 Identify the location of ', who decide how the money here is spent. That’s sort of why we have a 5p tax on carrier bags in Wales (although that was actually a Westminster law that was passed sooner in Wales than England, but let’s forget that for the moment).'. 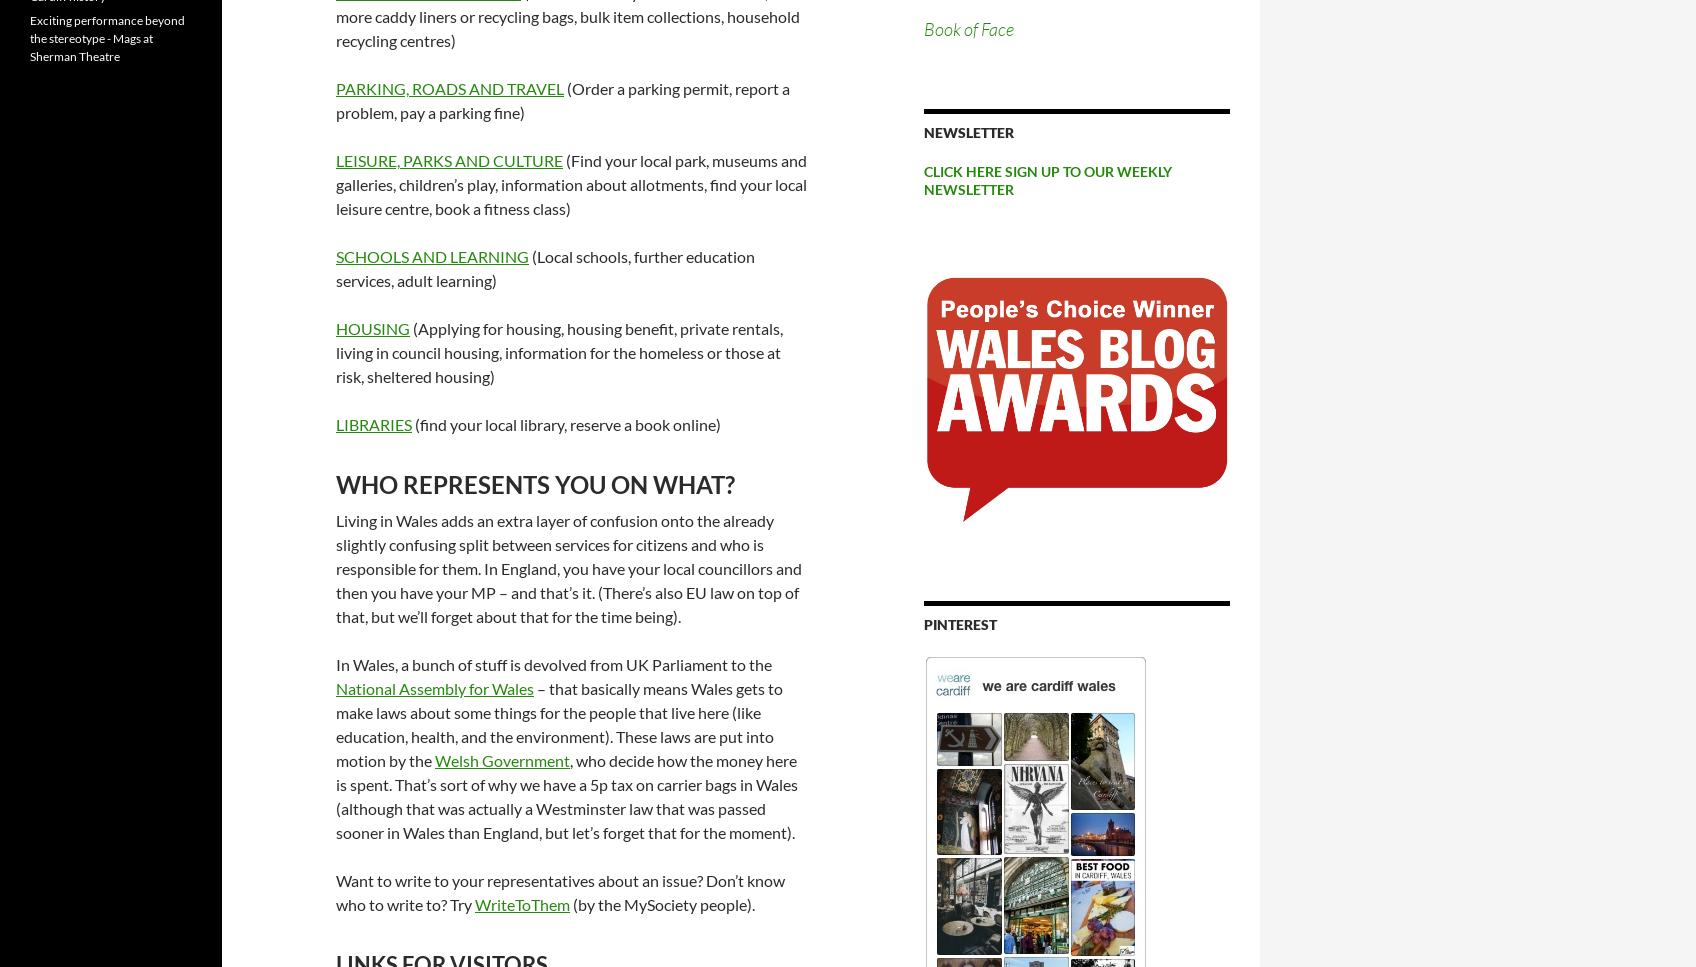
(566, 794).